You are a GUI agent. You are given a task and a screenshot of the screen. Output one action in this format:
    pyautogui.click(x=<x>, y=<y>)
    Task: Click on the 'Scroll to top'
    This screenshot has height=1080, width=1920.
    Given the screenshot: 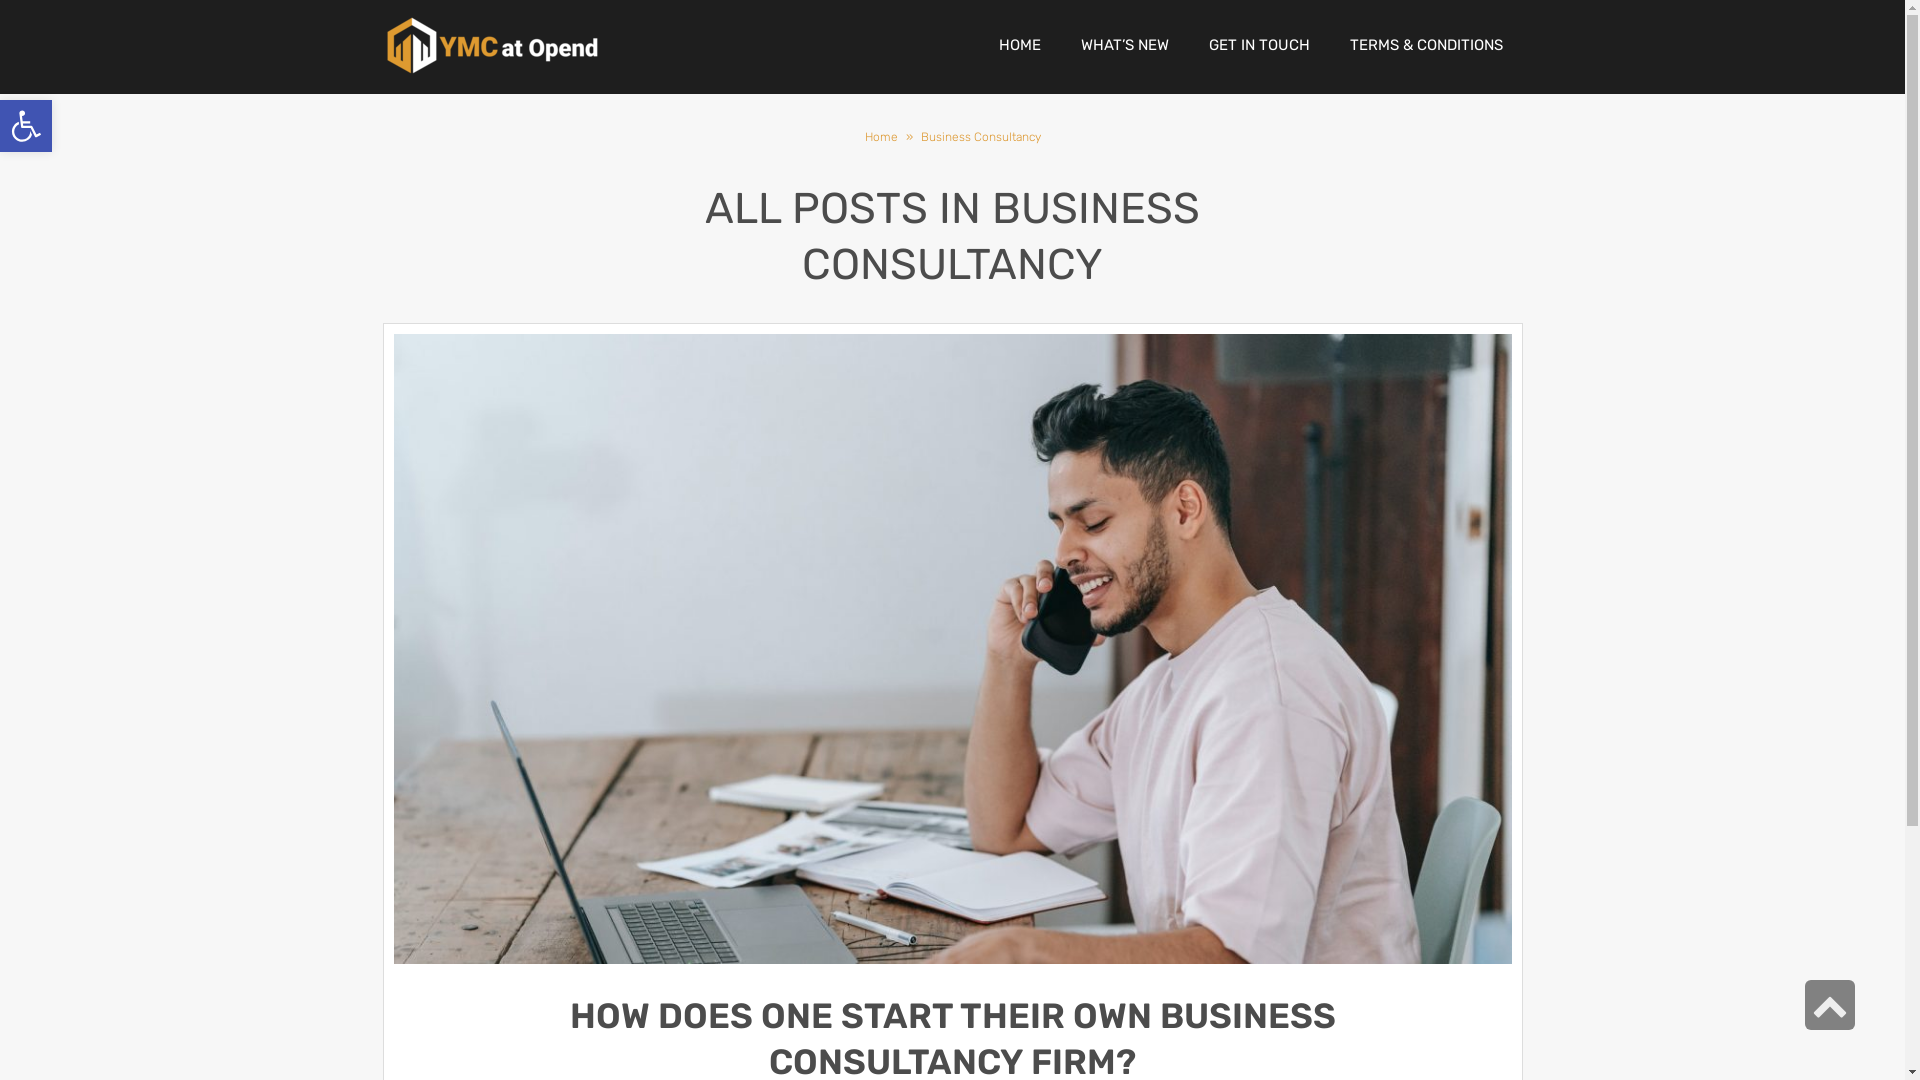 What is the action you would take?
    pyautogui.click(x=1829, y=1005)
    